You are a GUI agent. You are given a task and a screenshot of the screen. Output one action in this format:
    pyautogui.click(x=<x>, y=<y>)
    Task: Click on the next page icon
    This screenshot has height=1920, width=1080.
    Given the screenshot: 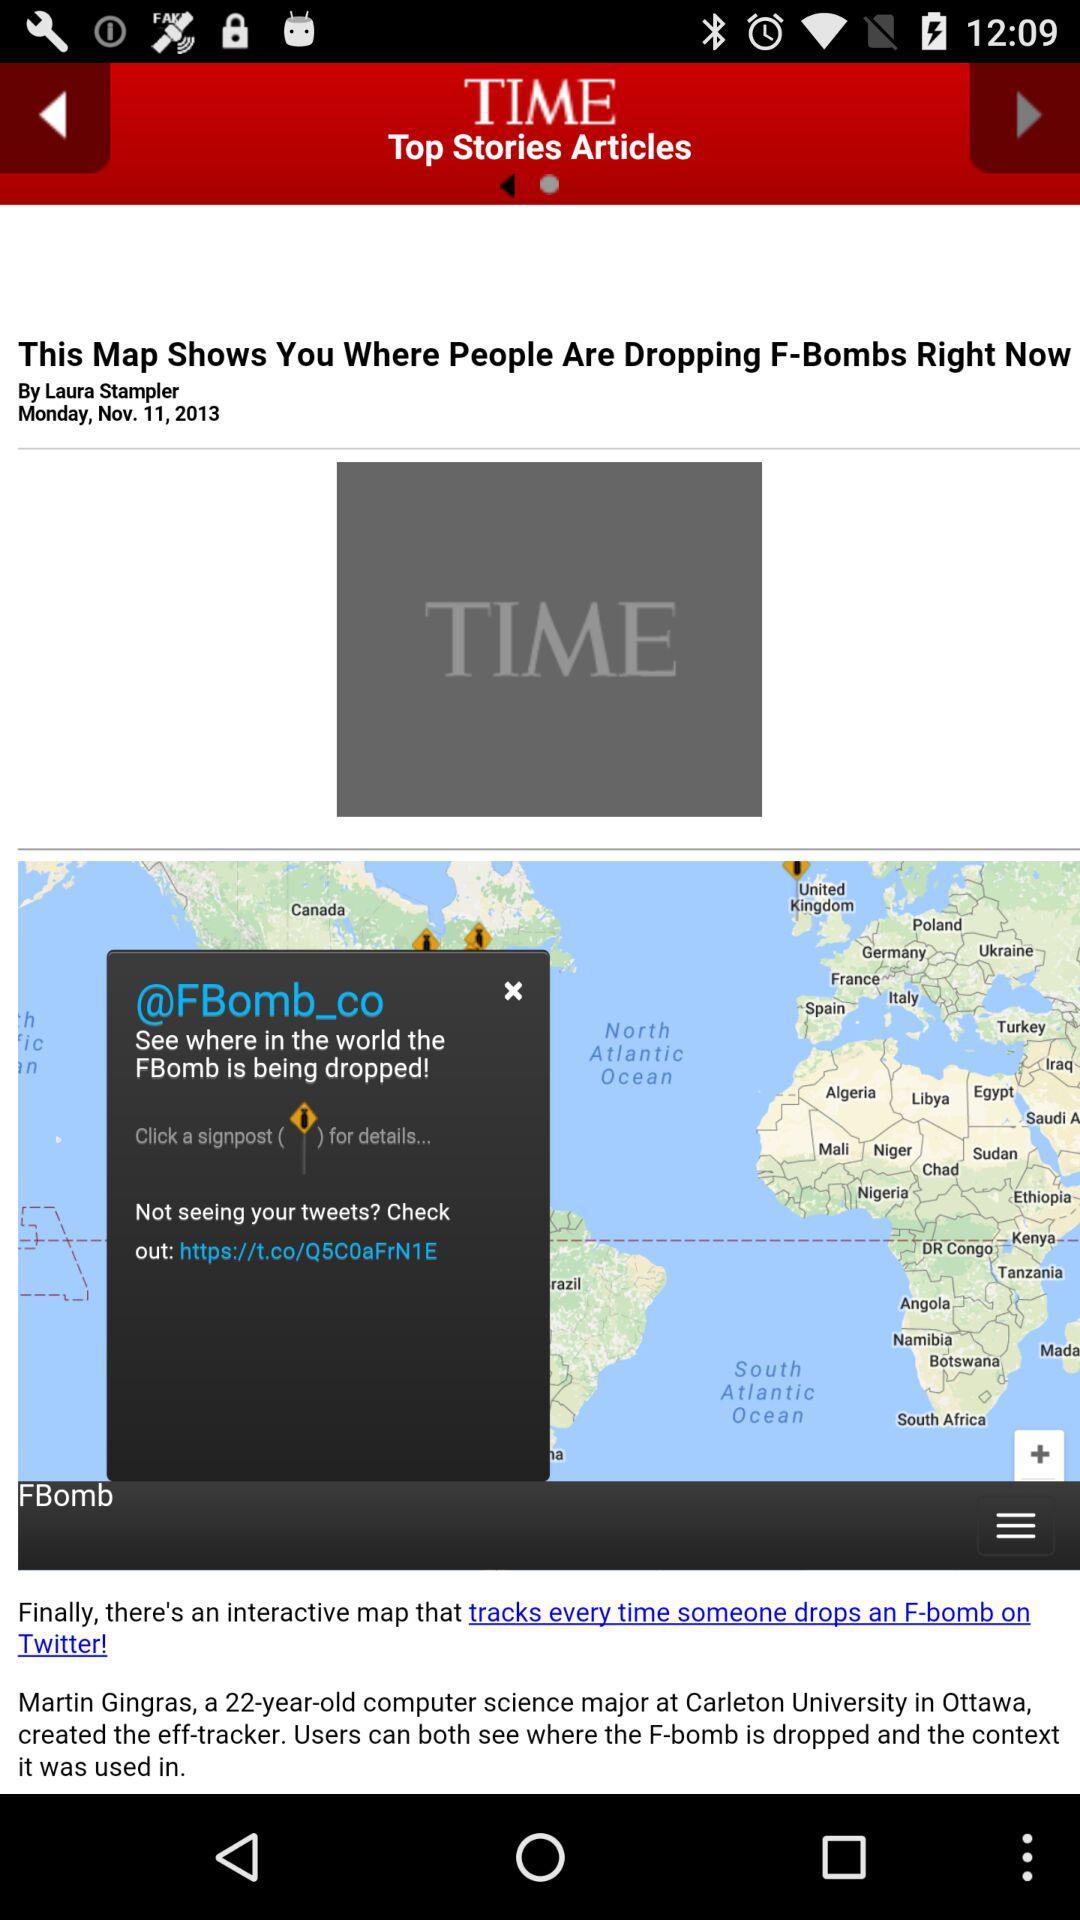 What is the action you would take?
    pyautogui.click(x=1024, y=117)
    